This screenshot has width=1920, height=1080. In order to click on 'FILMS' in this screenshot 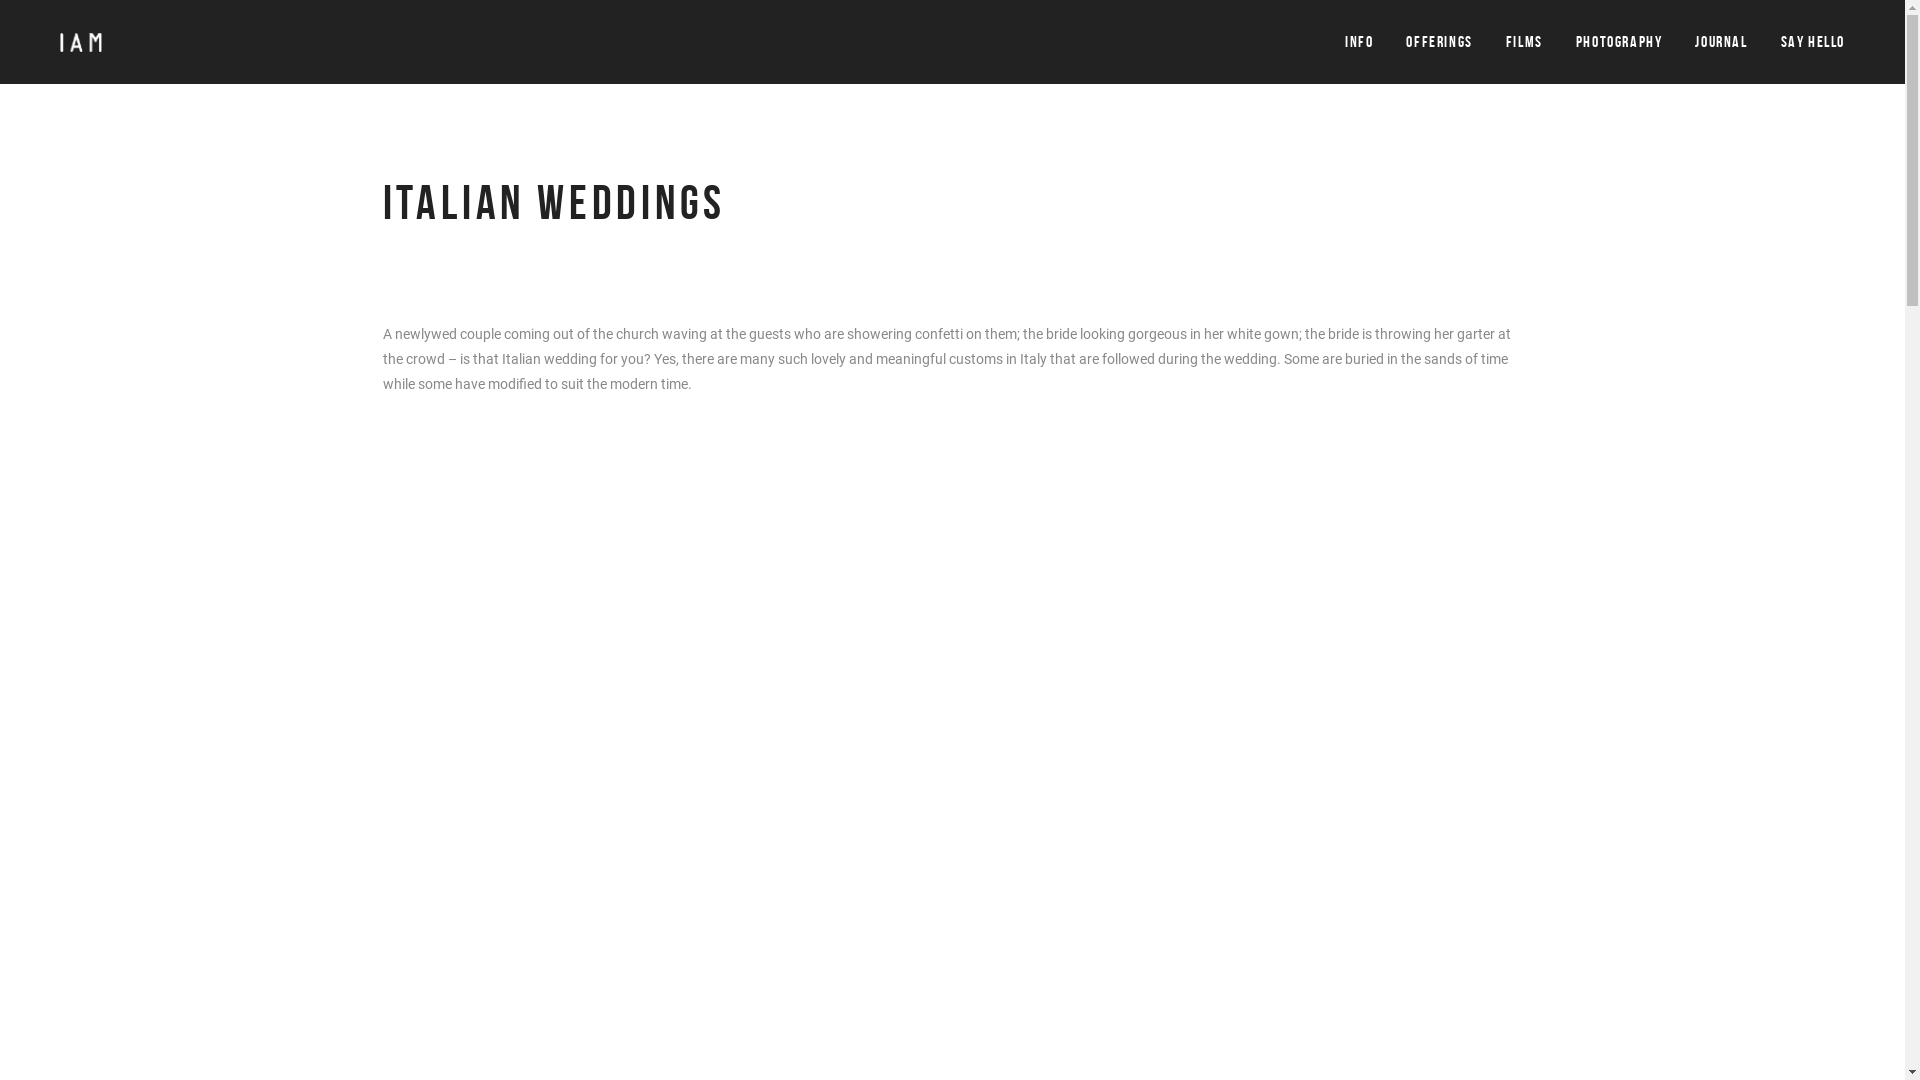, I will do `click(1523, 42)`.